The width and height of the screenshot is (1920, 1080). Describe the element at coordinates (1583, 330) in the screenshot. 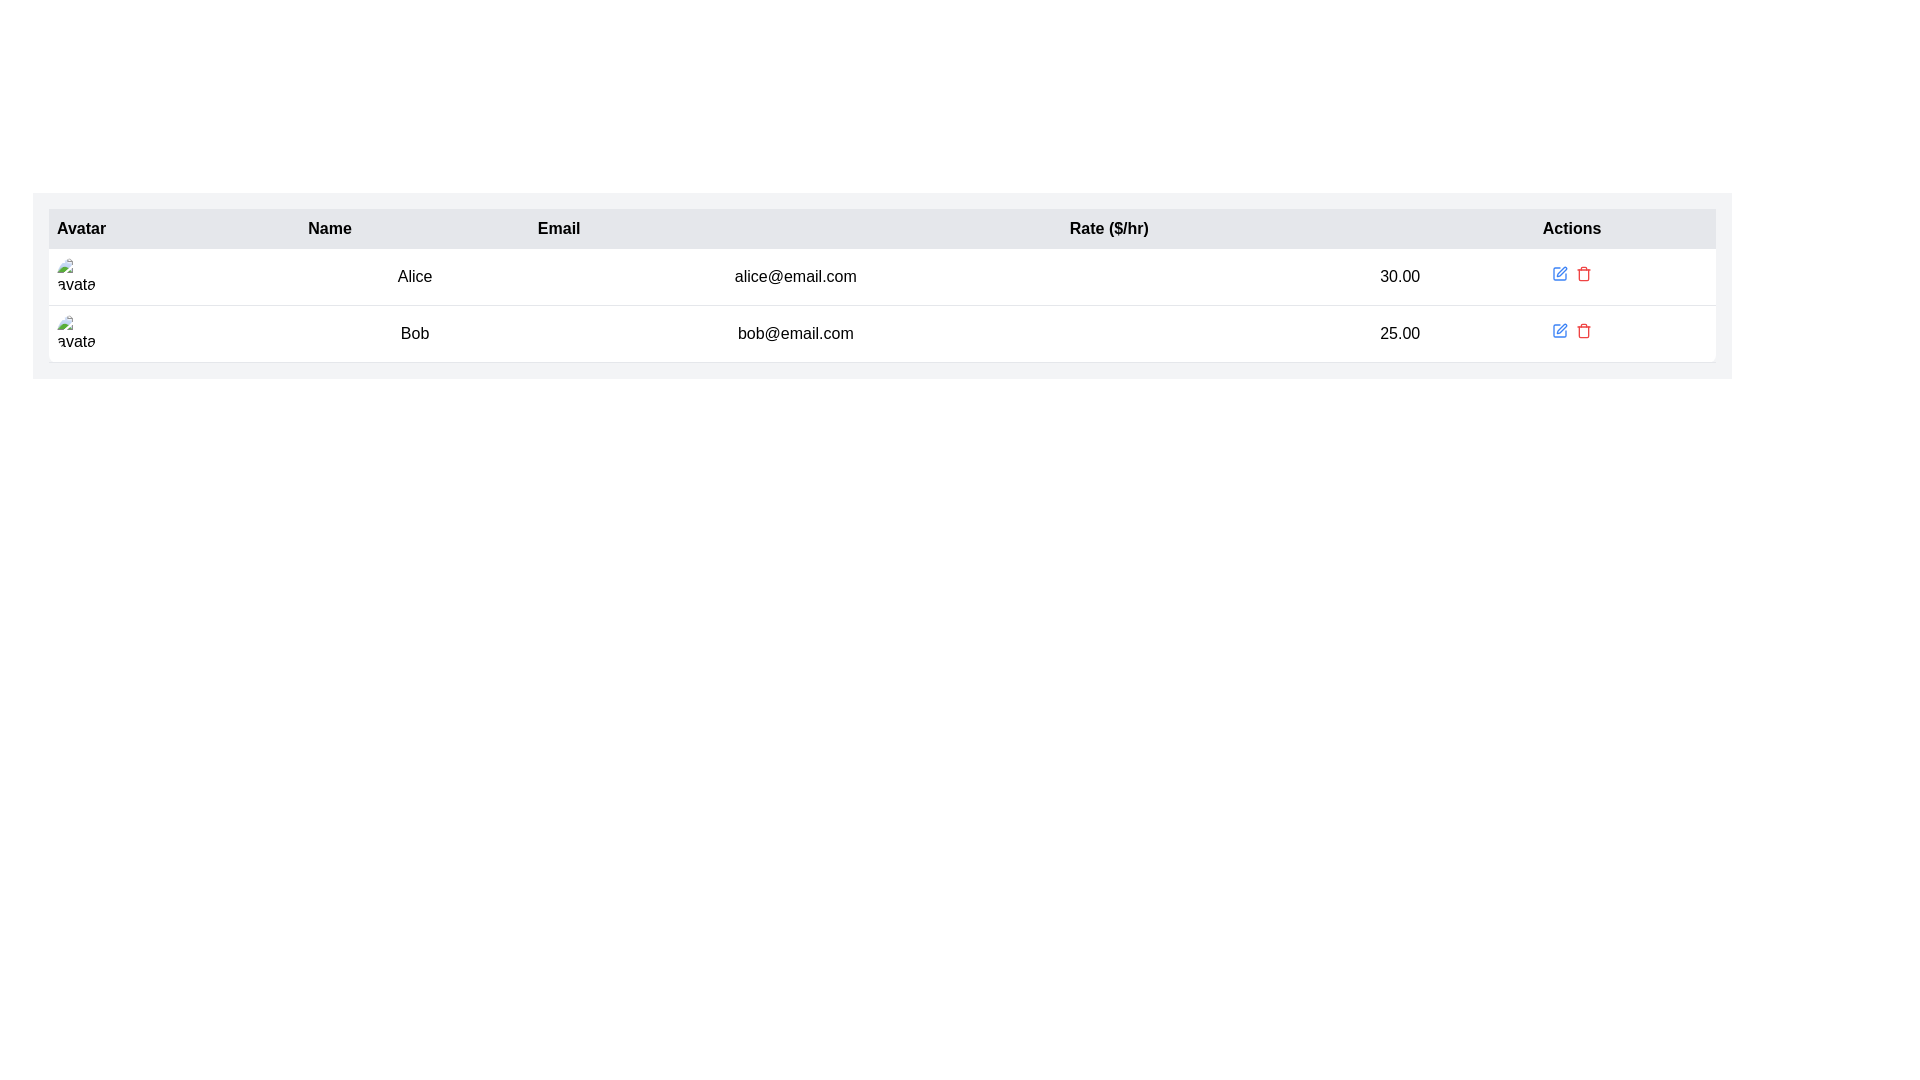

I see `the red trash can icon on the rightmost side of the row for user 'Bob' under the 'Actions' column to potentially see a tooltip` at that location.